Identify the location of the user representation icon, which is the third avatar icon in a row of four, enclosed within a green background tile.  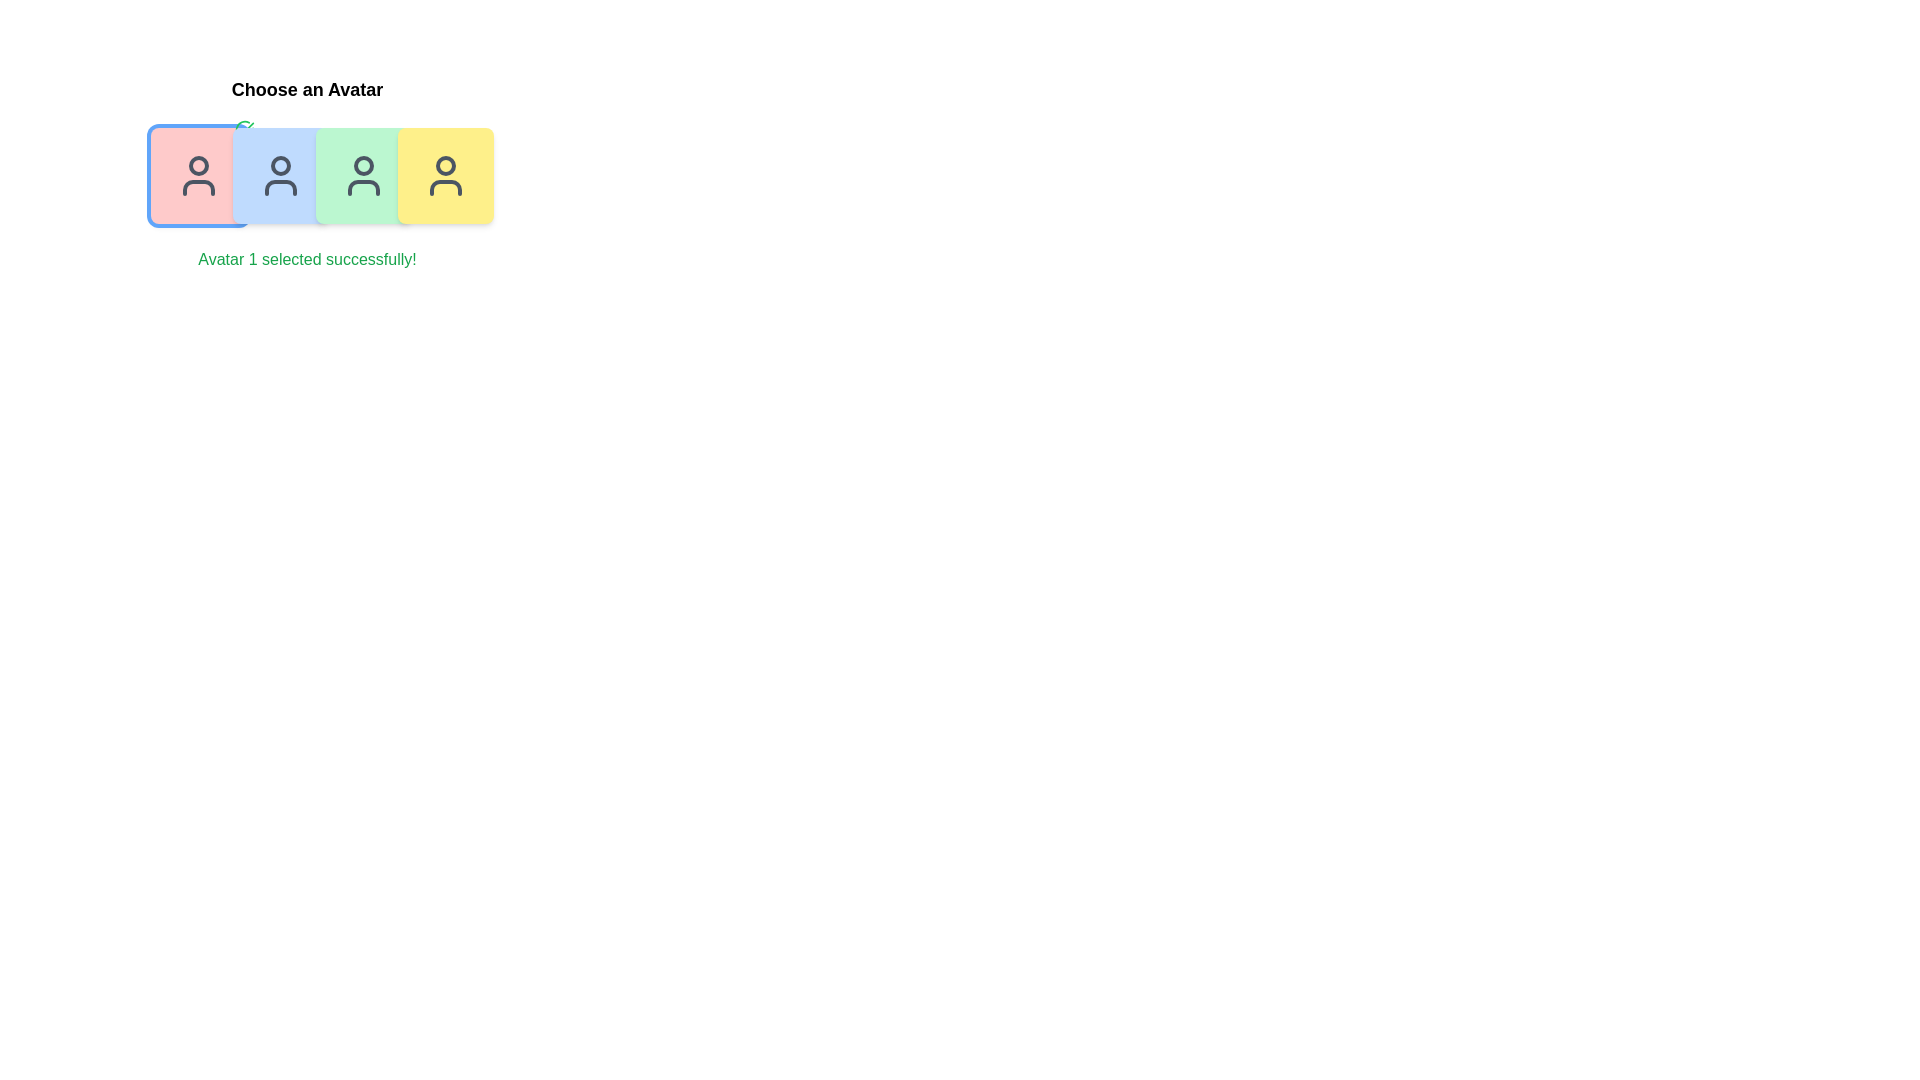
(363, 175).